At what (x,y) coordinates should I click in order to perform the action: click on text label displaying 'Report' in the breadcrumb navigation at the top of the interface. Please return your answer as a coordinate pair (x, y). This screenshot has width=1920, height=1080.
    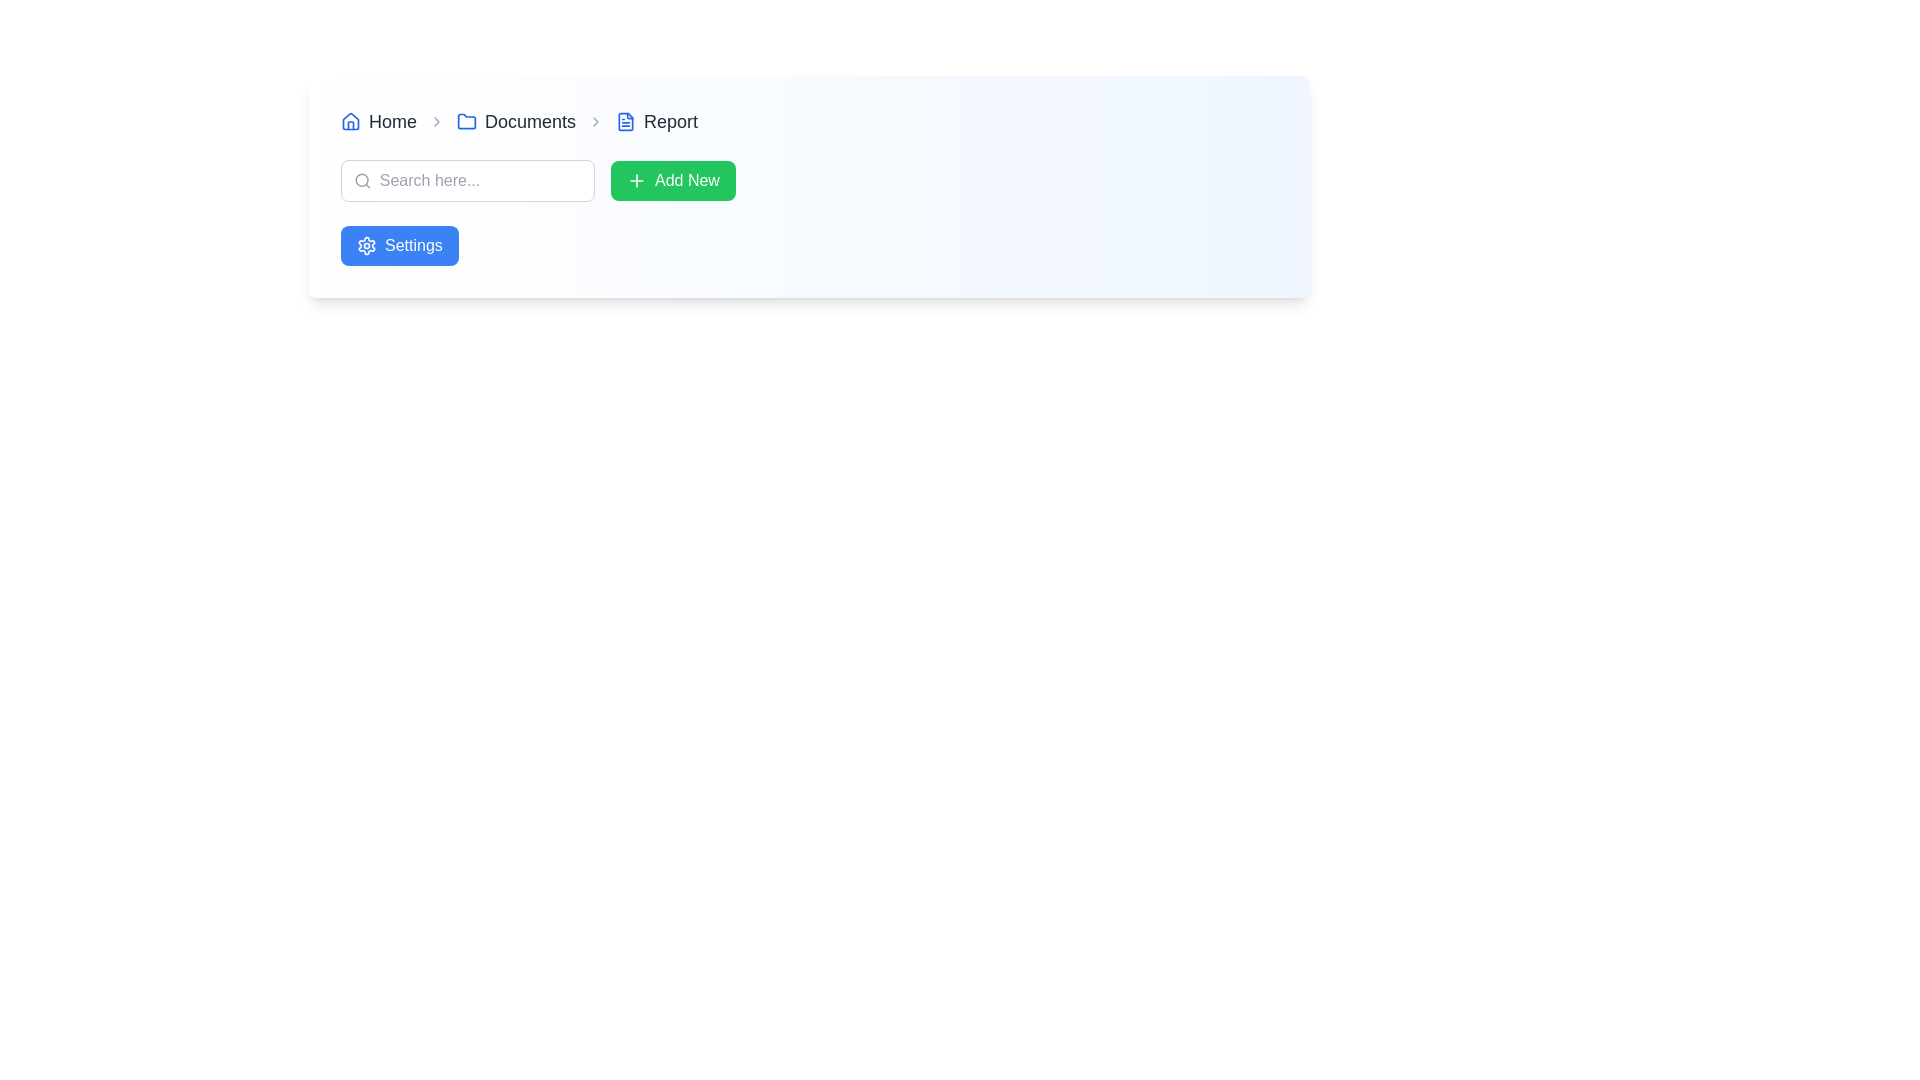
    Looking at the image, I should click on (671, 122).